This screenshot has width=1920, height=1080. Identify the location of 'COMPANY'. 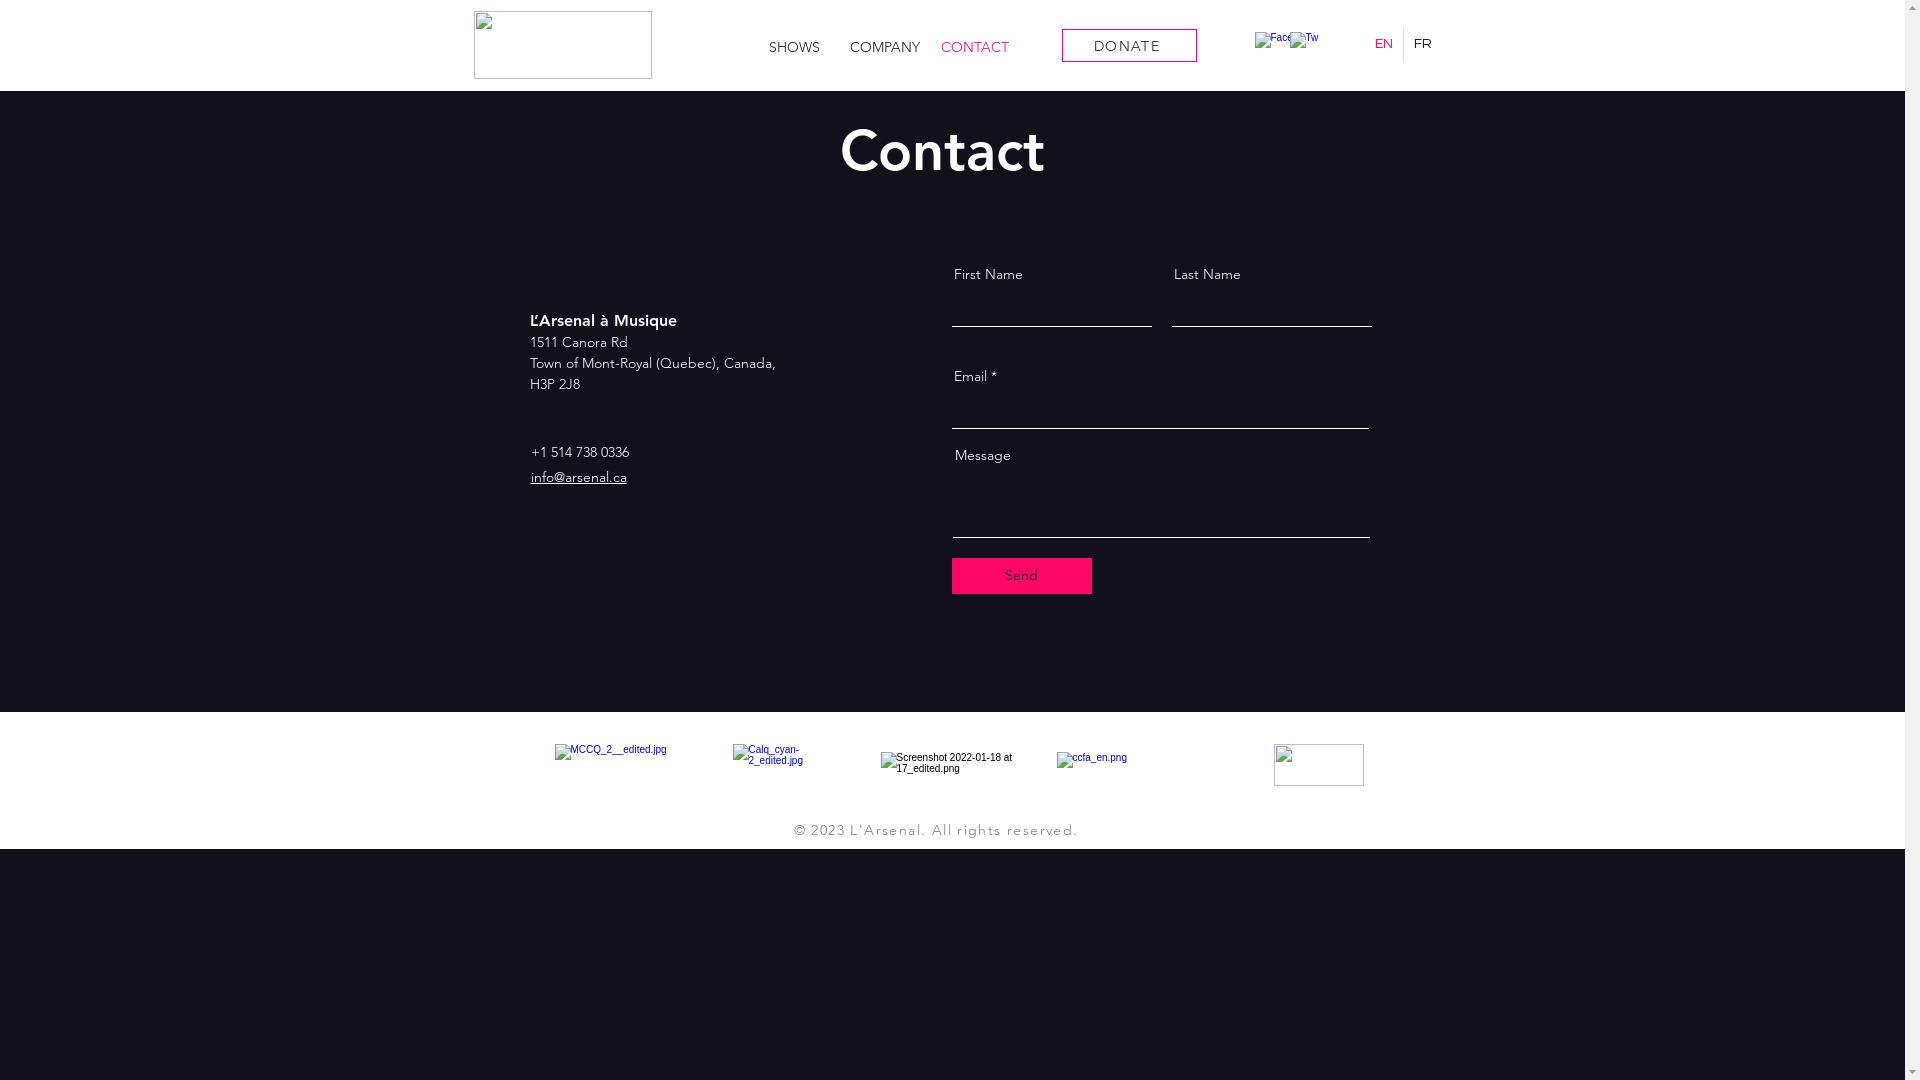
(883, 46).